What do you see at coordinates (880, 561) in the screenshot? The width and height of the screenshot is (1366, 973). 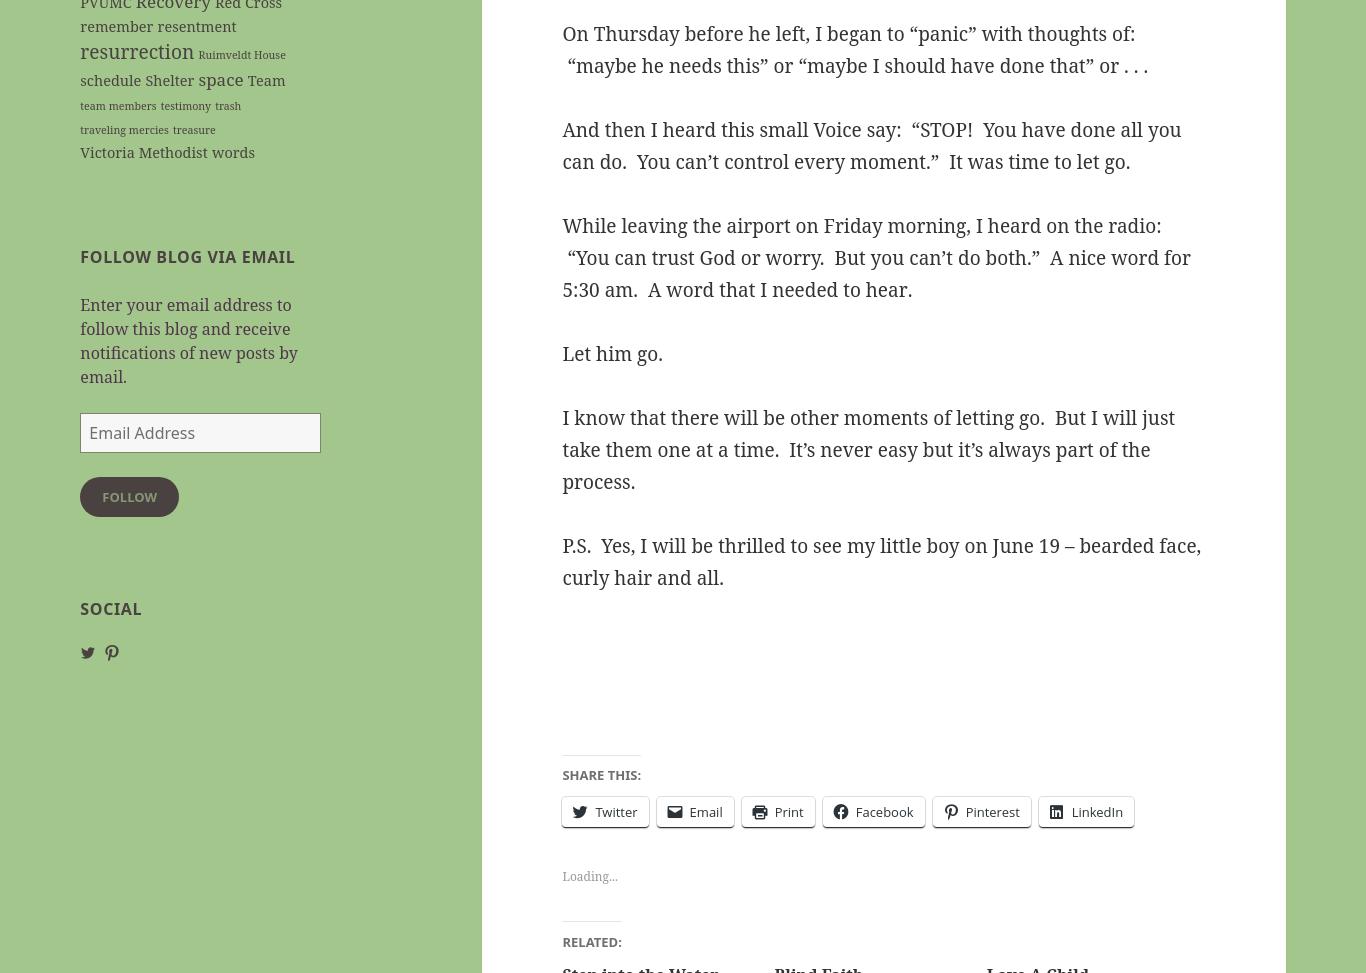 I see `'P.S.  Yes, I will be thrilled to see my little boy on June 19 – bearded face, curly hair and all.'` at bounding box center [880, 561].